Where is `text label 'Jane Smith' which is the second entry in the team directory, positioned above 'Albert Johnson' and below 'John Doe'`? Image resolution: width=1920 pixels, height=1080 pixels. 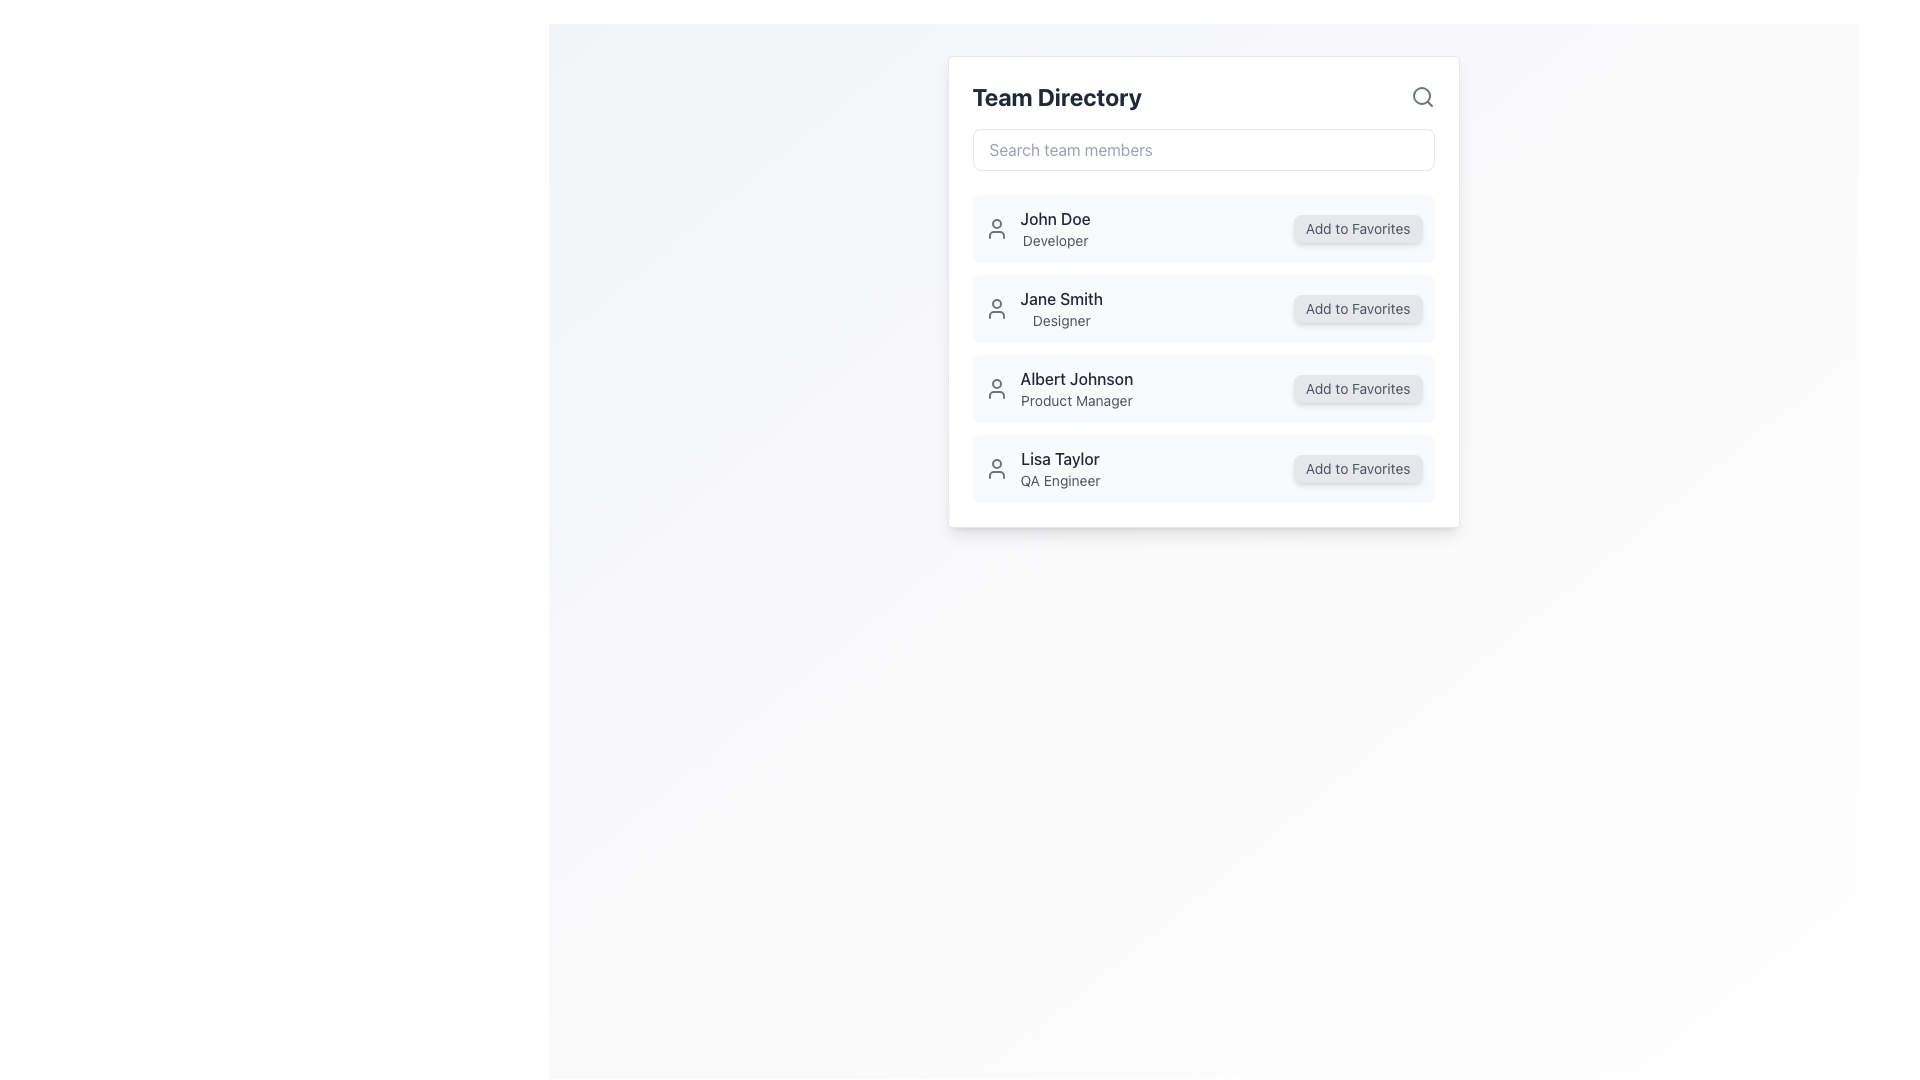
text label 'Jane Smith' which is the second entry in the team directory, positioned above 'Albert Johnson' and below 'John Doe' is located at coordinates (1060, 299).